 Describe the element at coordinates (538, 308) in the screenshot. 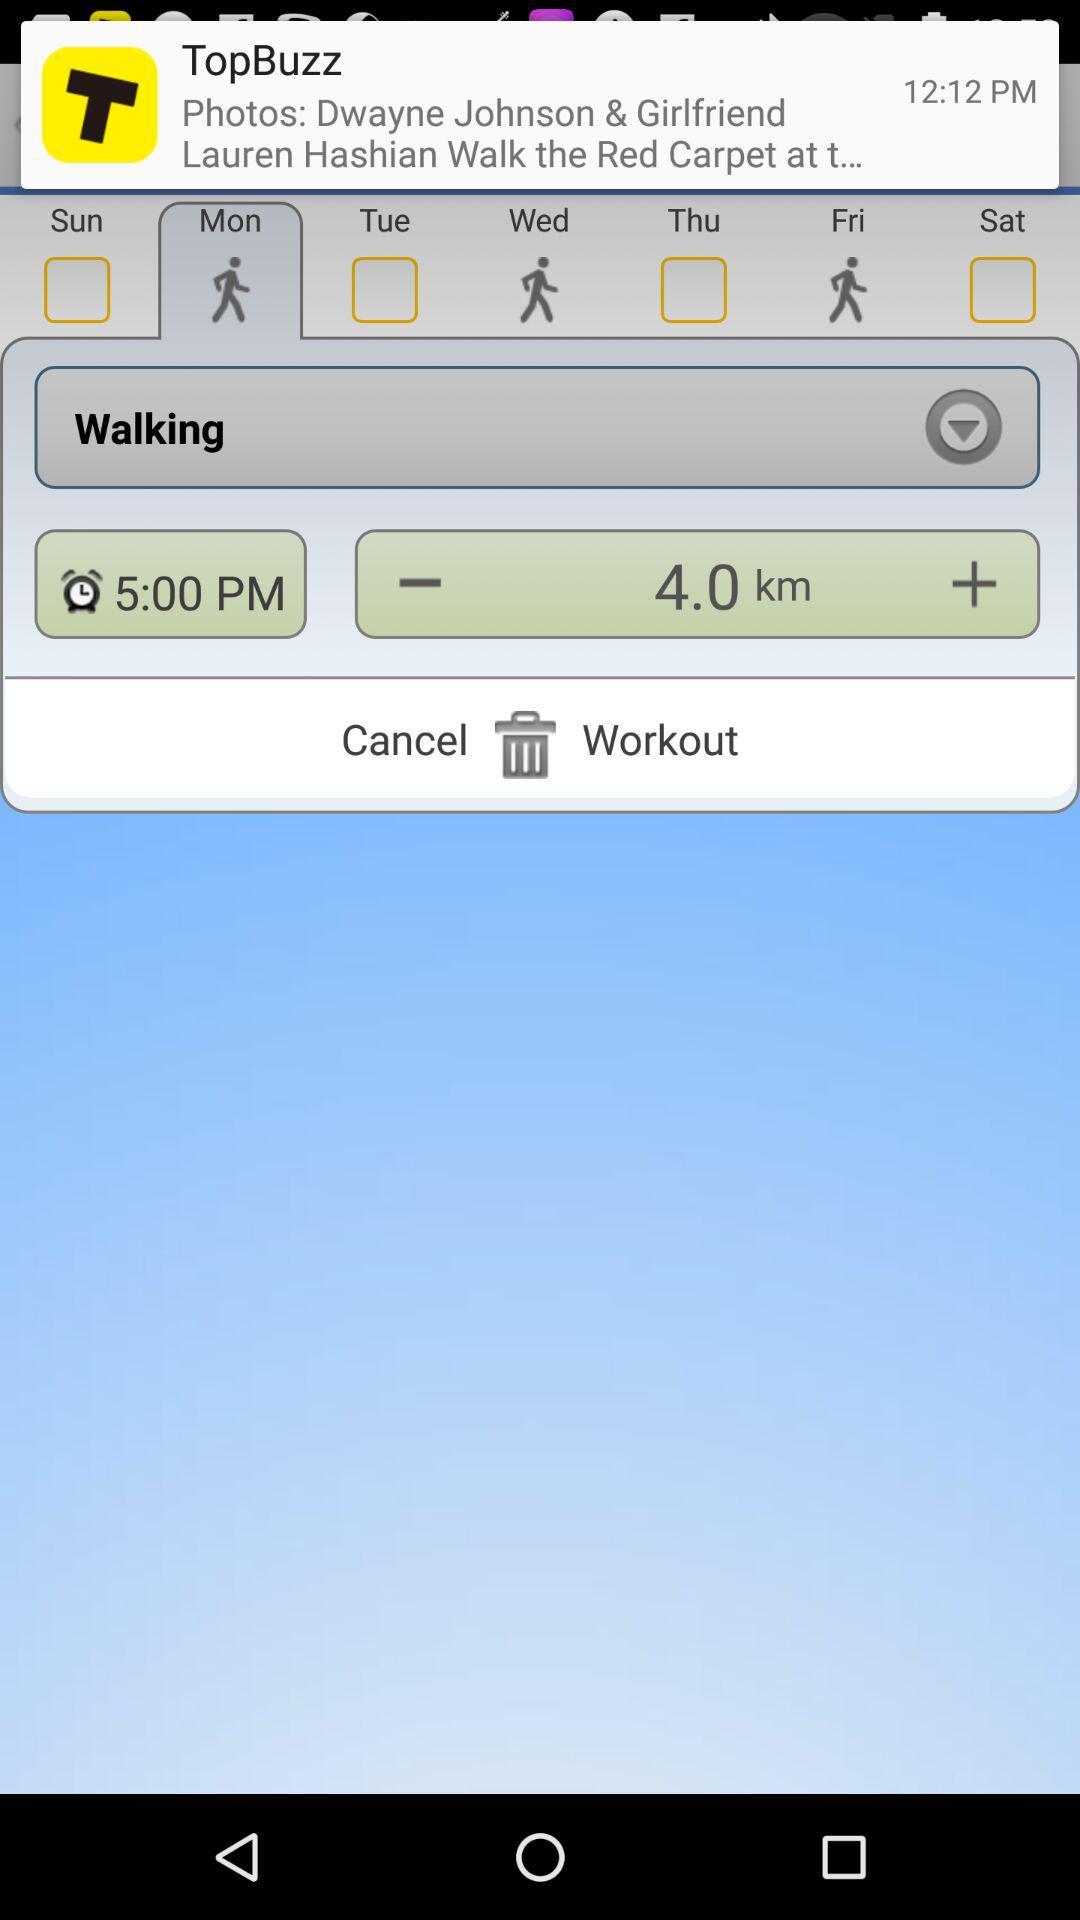

I see `the weather icon` at that location.